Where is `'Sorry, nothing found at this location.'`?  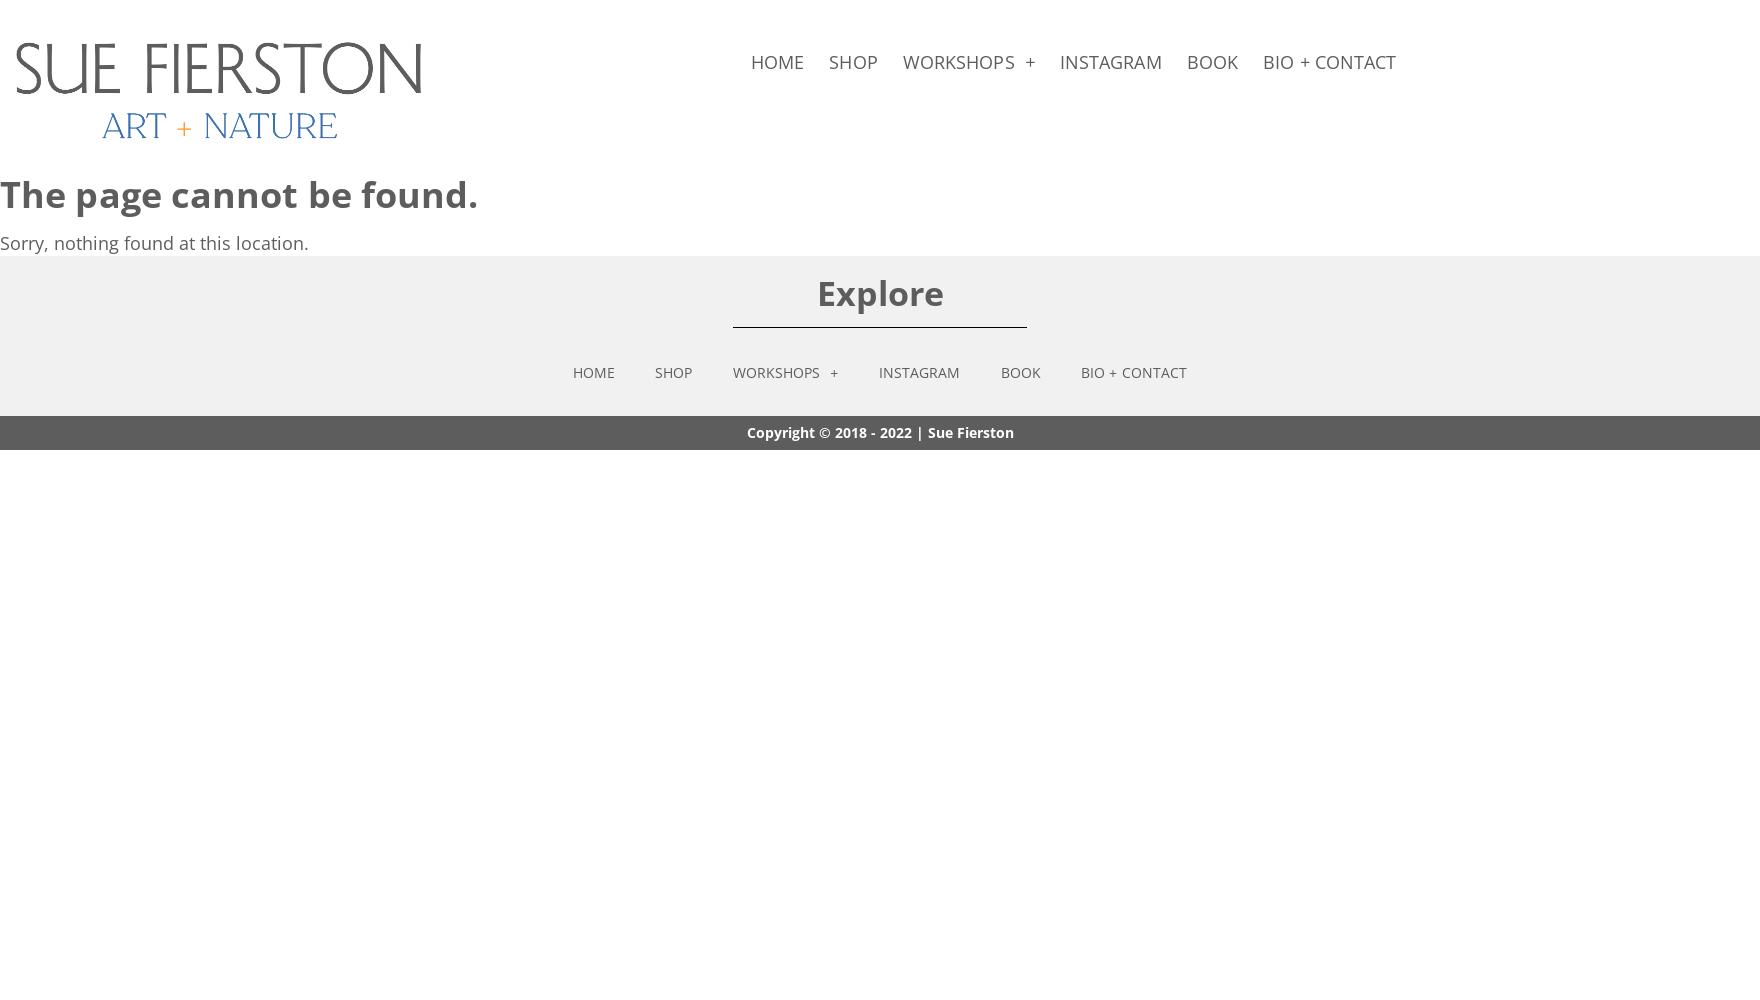
'Sorry, nothing found at this location.' is located at coordinates (154, 241).